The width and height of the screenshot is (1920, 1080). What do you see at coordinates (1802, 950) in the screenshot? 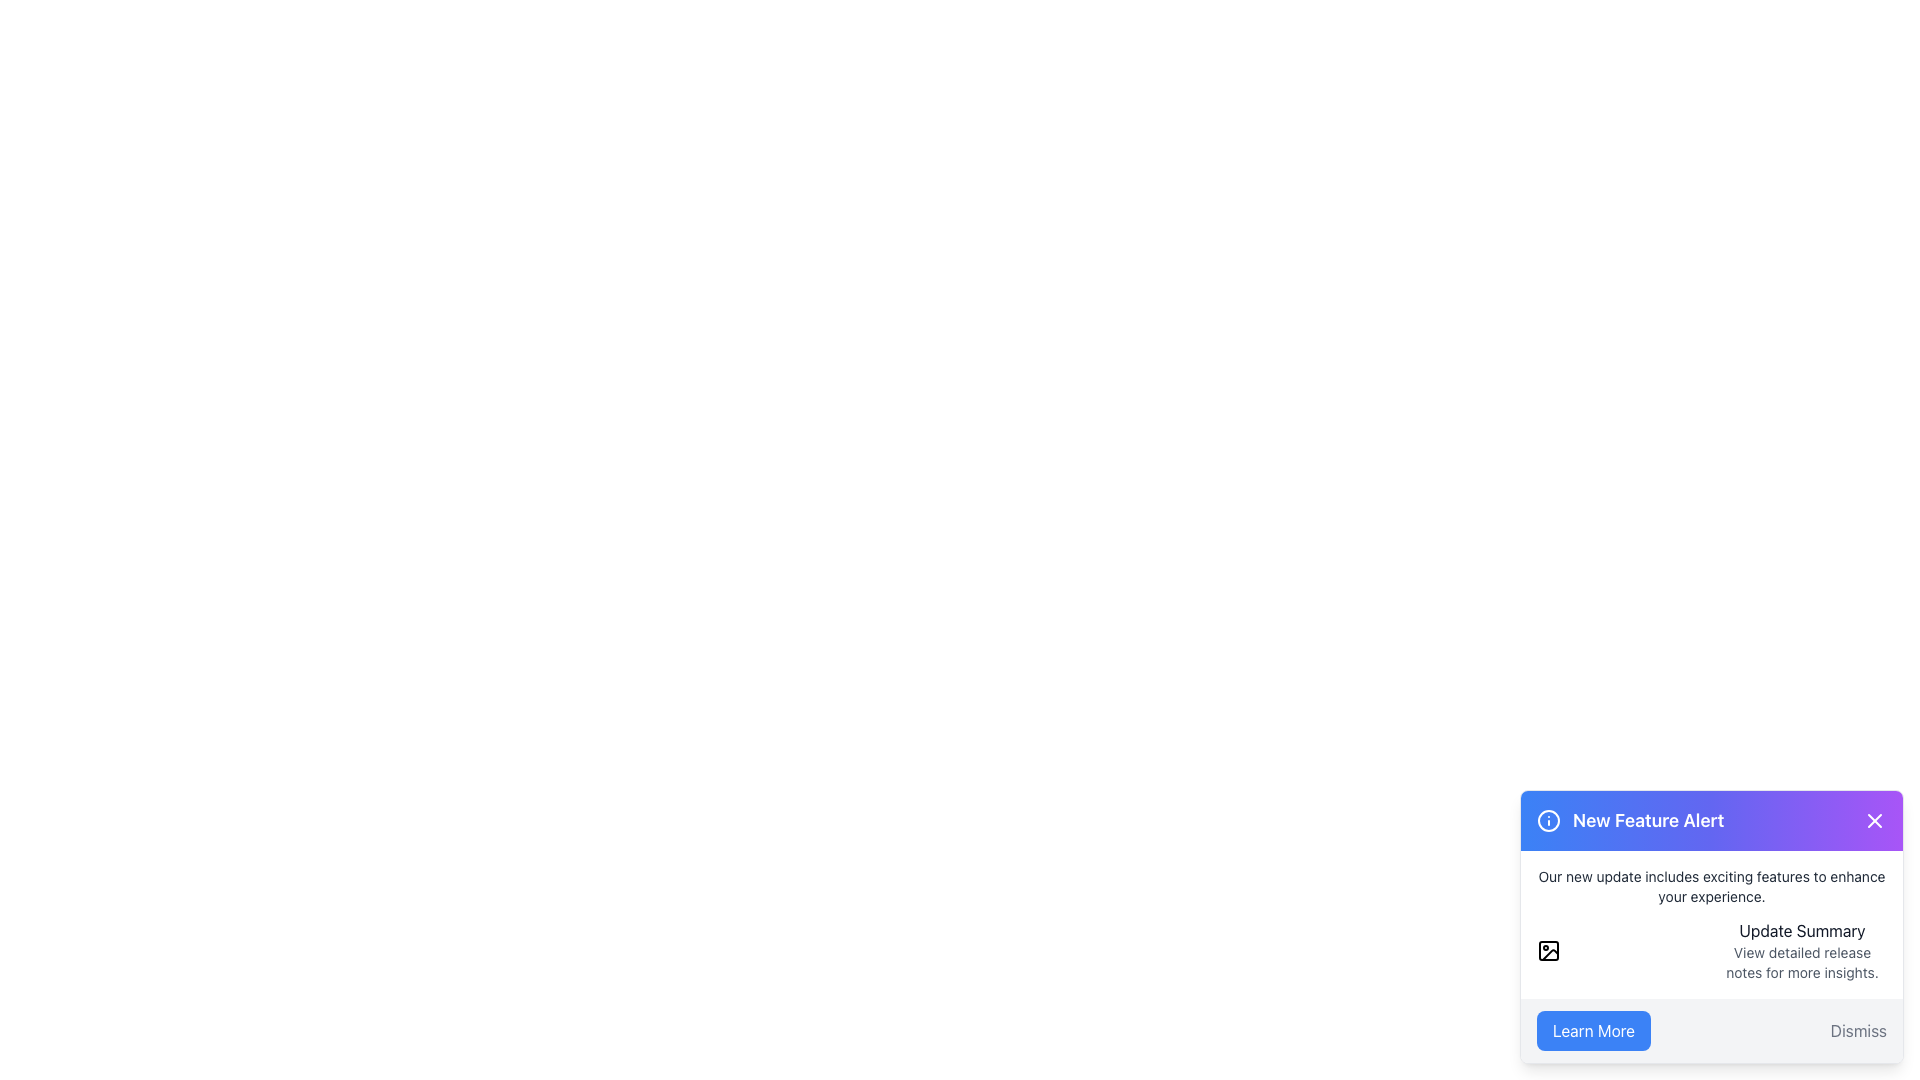
I see `the 'Update Summary' text block located in the bottom-right card-like section of the interface, which contains a heading and subtext in a grid layout` at bounding box center [1802, 950].